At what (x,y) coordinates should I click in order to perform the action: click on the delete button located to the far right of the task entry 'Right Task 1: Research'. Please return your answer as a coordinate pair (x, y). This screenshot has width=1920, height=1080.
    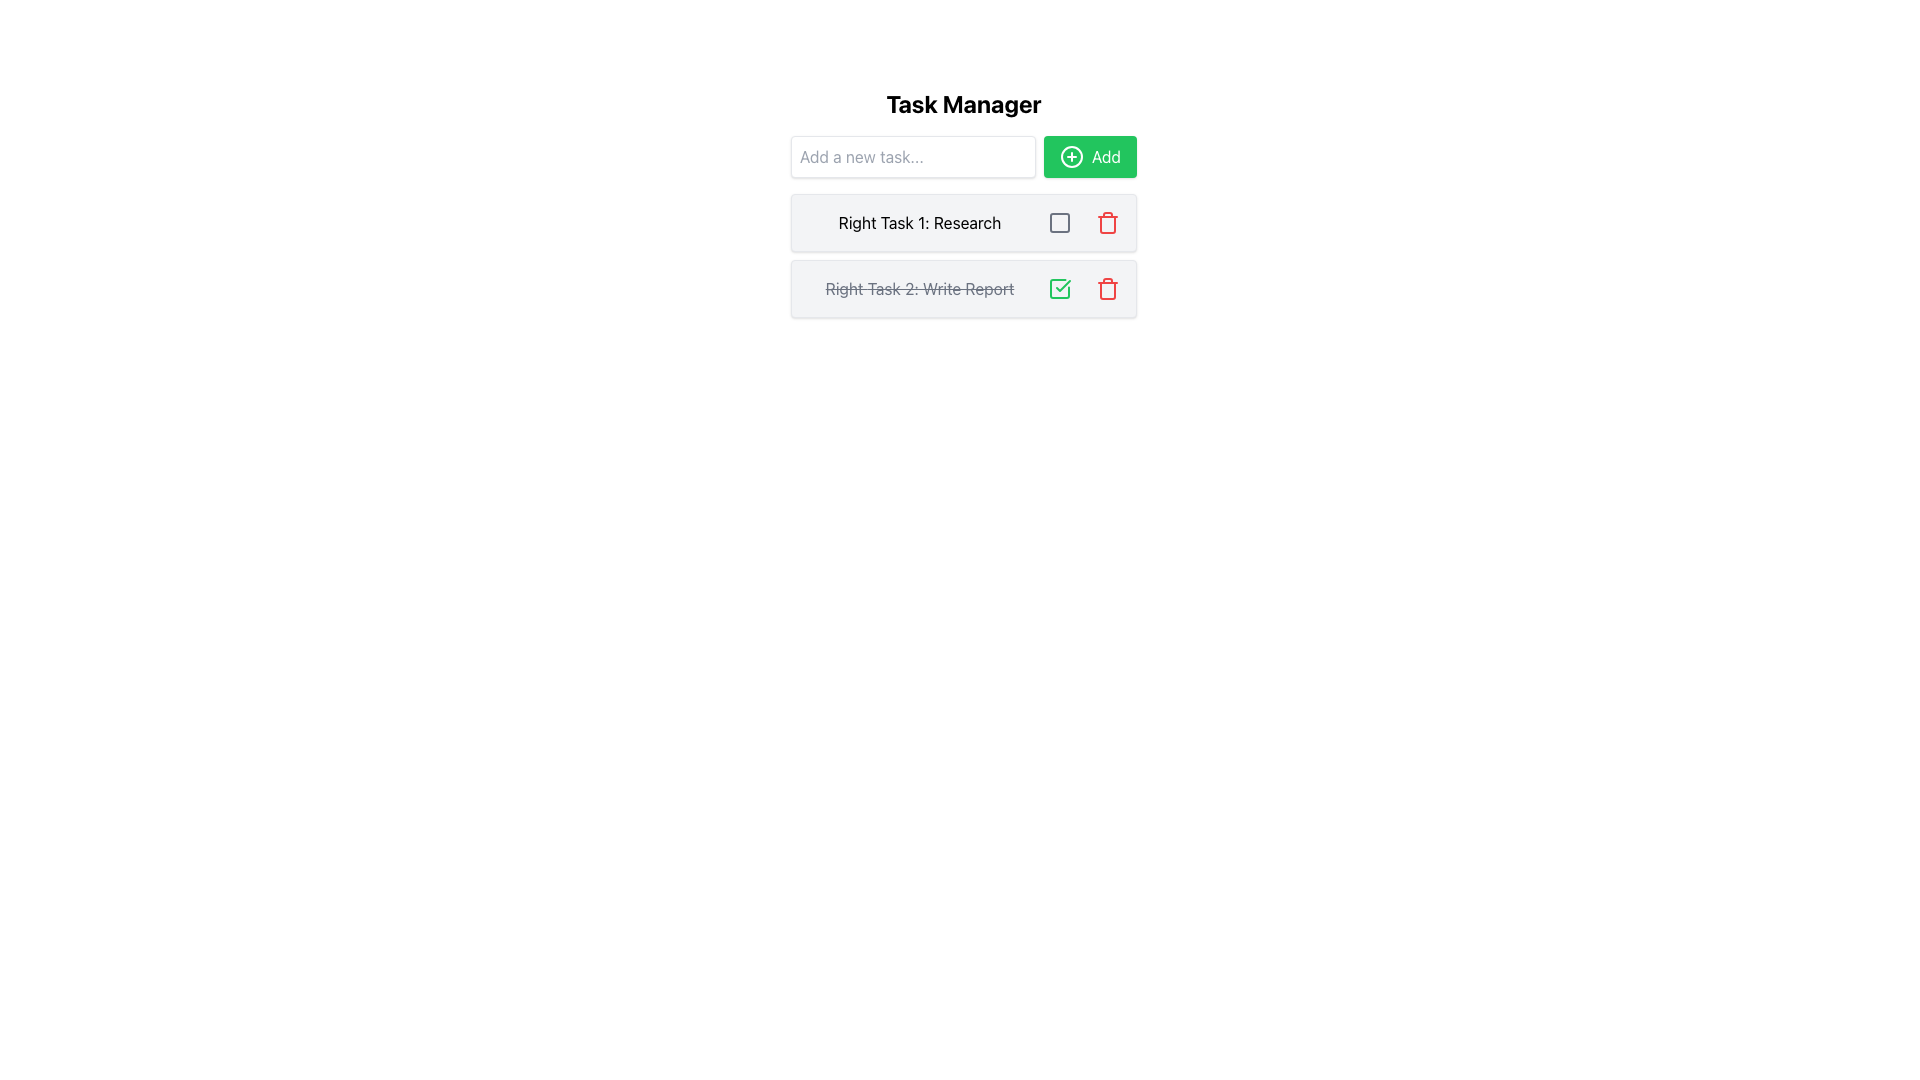
    Looking at the image, I should click on (1107, 223).